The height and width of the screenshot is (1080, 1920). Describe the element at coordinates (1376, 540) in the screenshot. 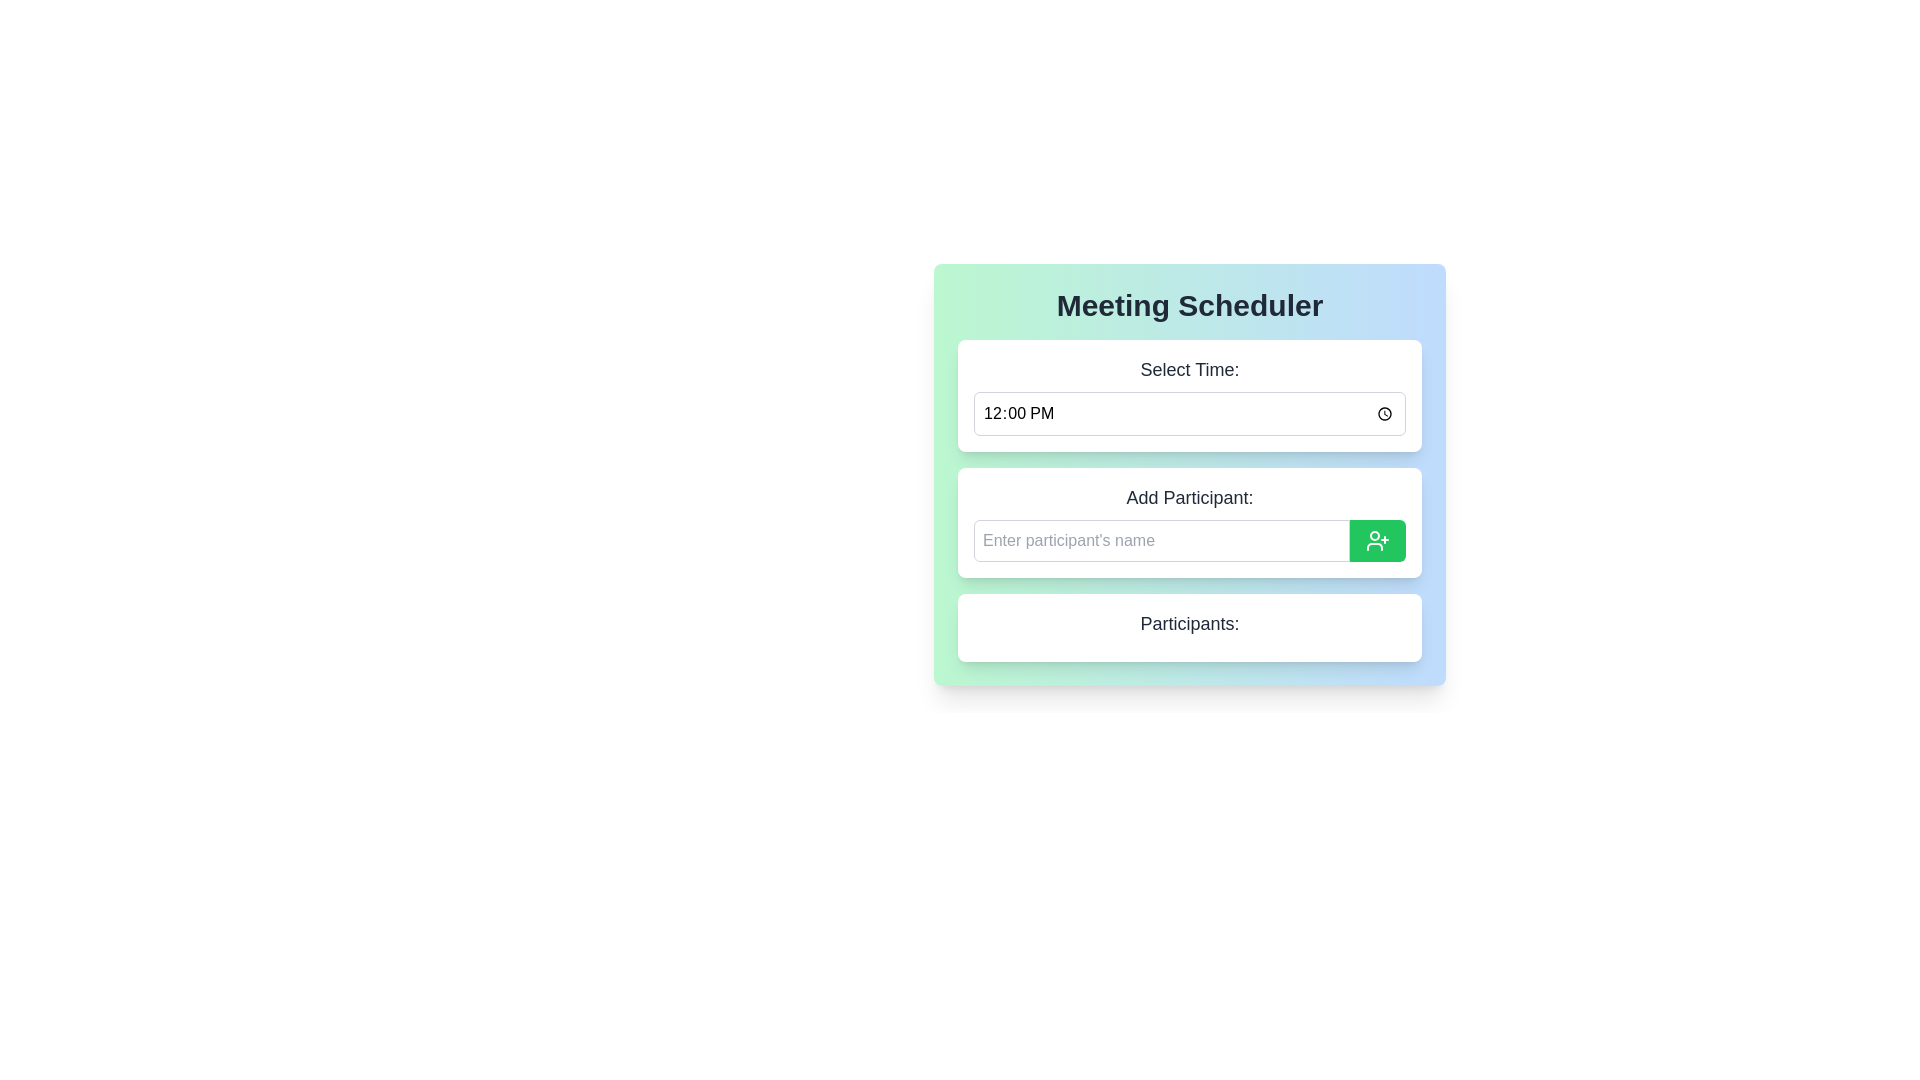

I see `the icon button located at the far-right end of the 'Add Participant' horizontal box` at that location.